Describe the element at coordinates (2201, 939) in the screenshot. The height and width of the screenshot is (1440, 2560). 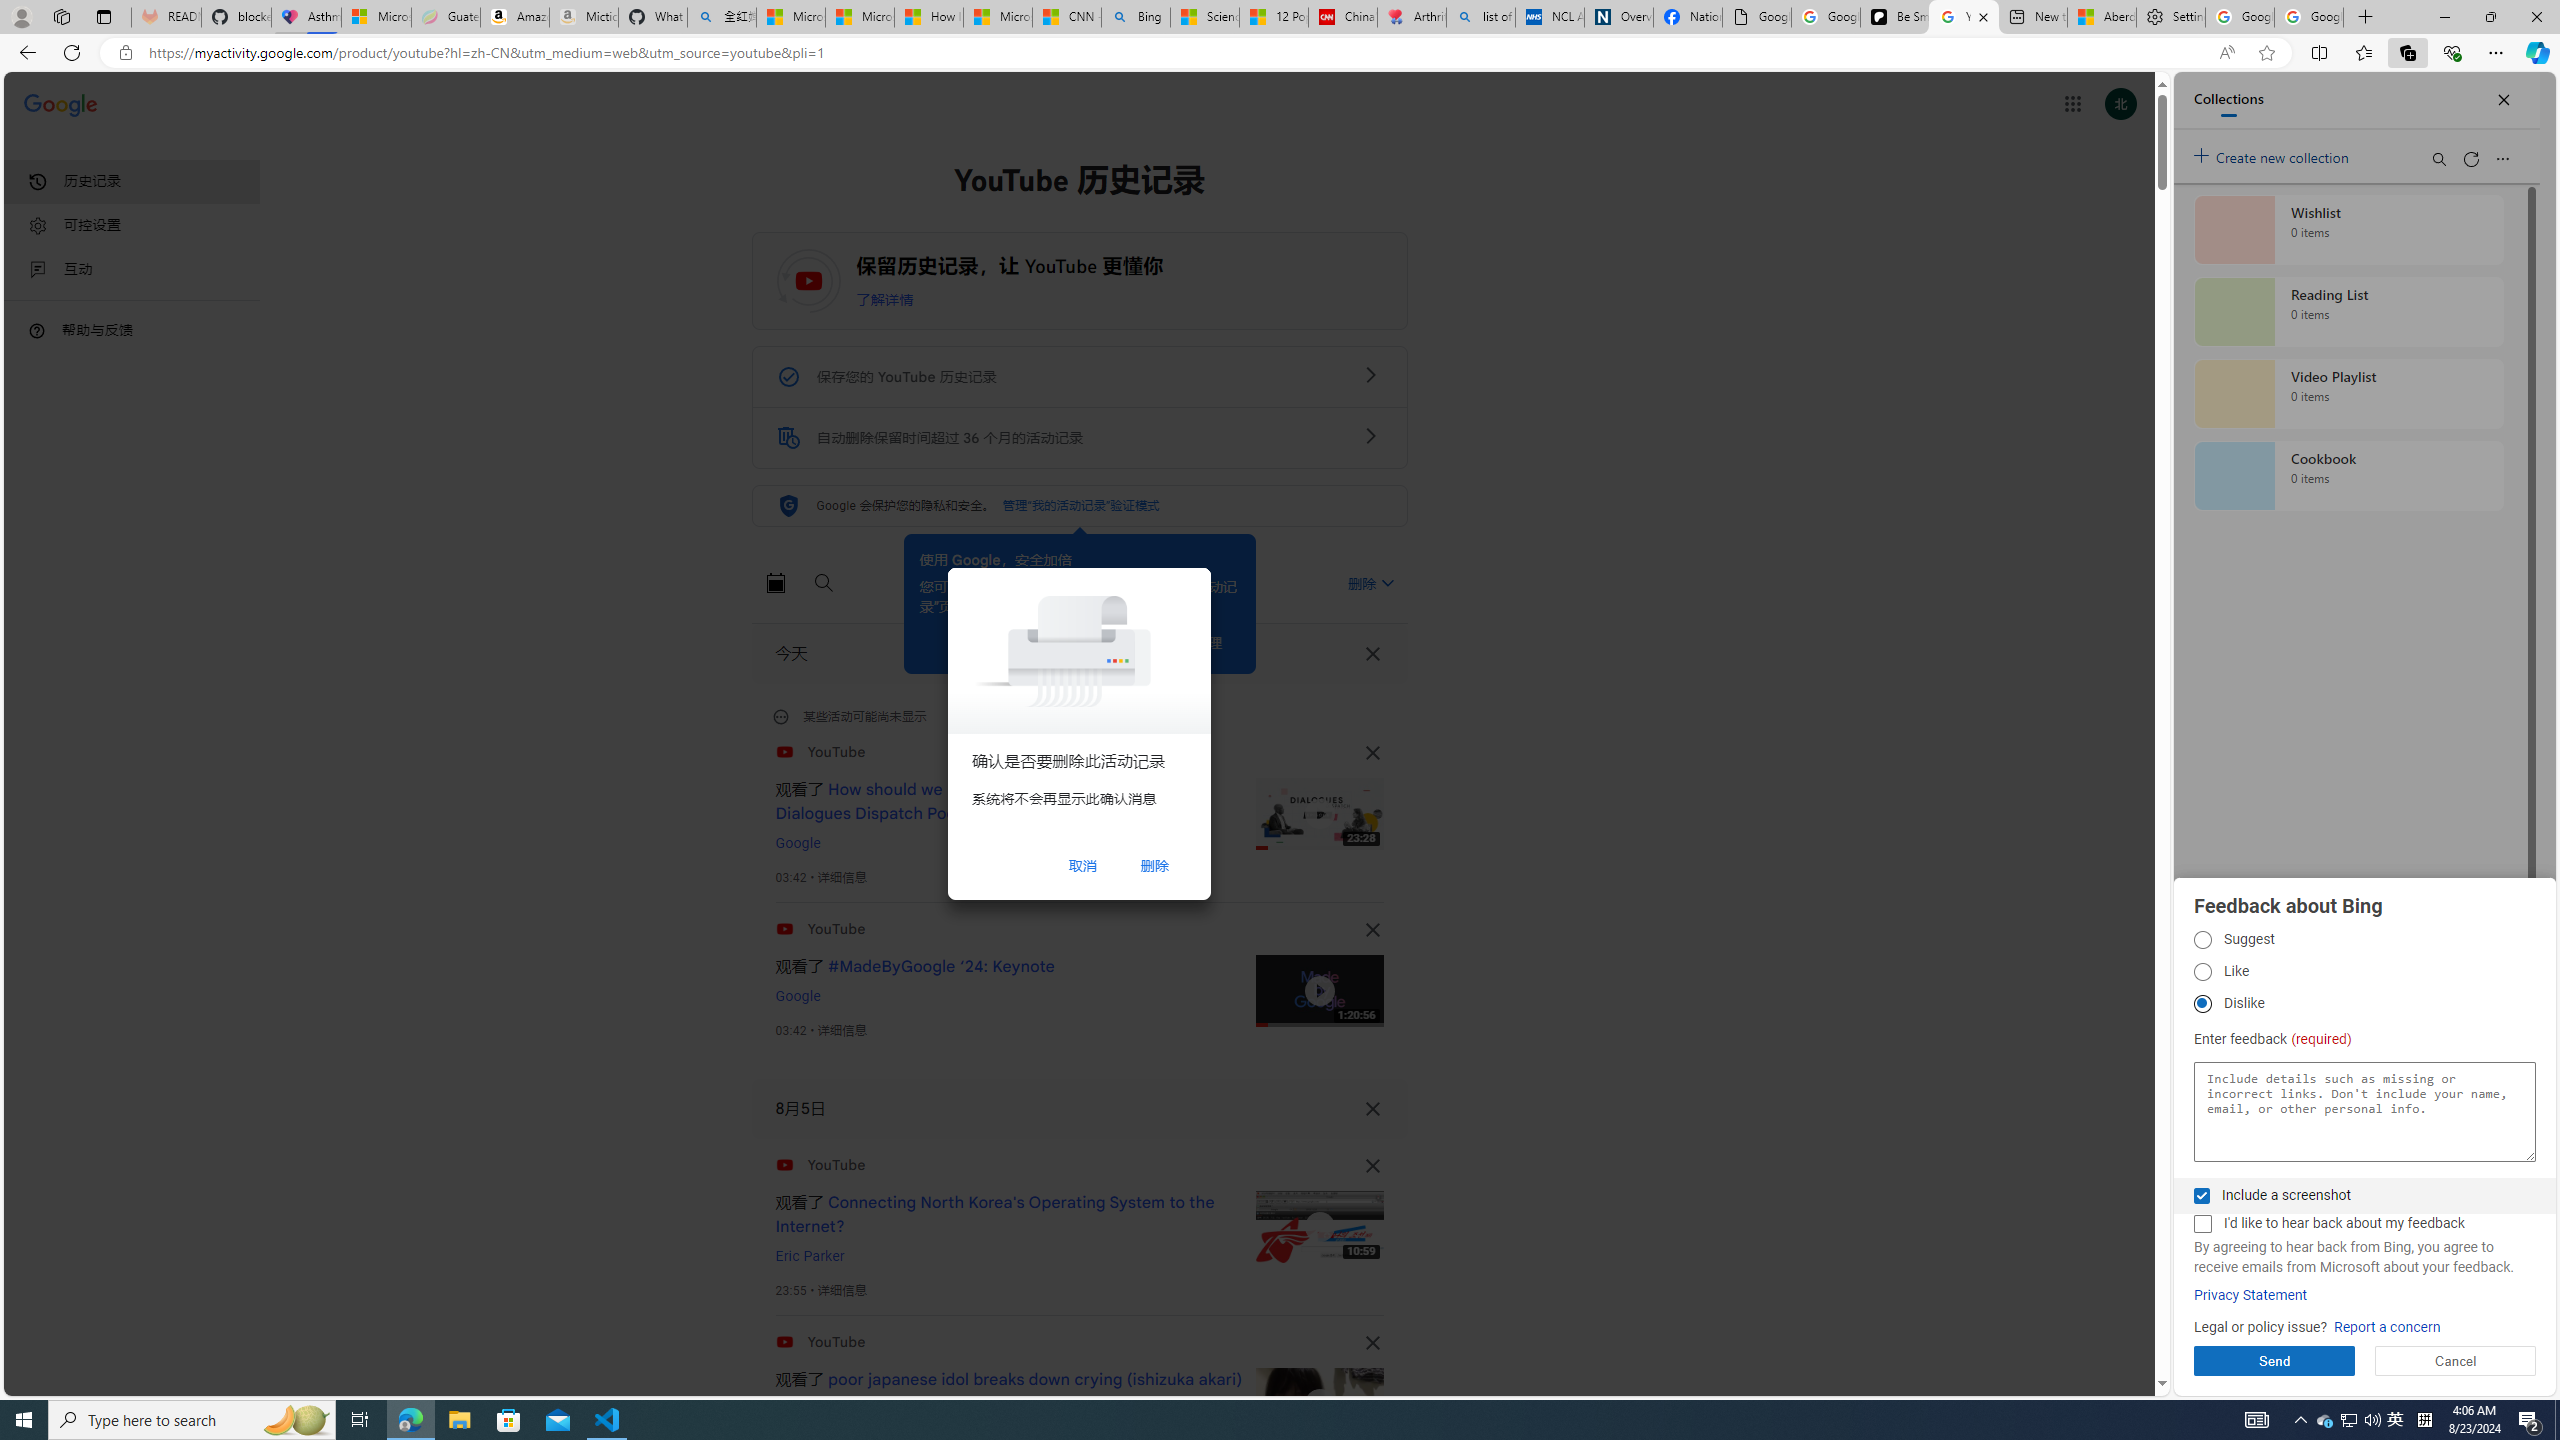
I see `'AutomationID: fbpgdgtp1'` at that location.